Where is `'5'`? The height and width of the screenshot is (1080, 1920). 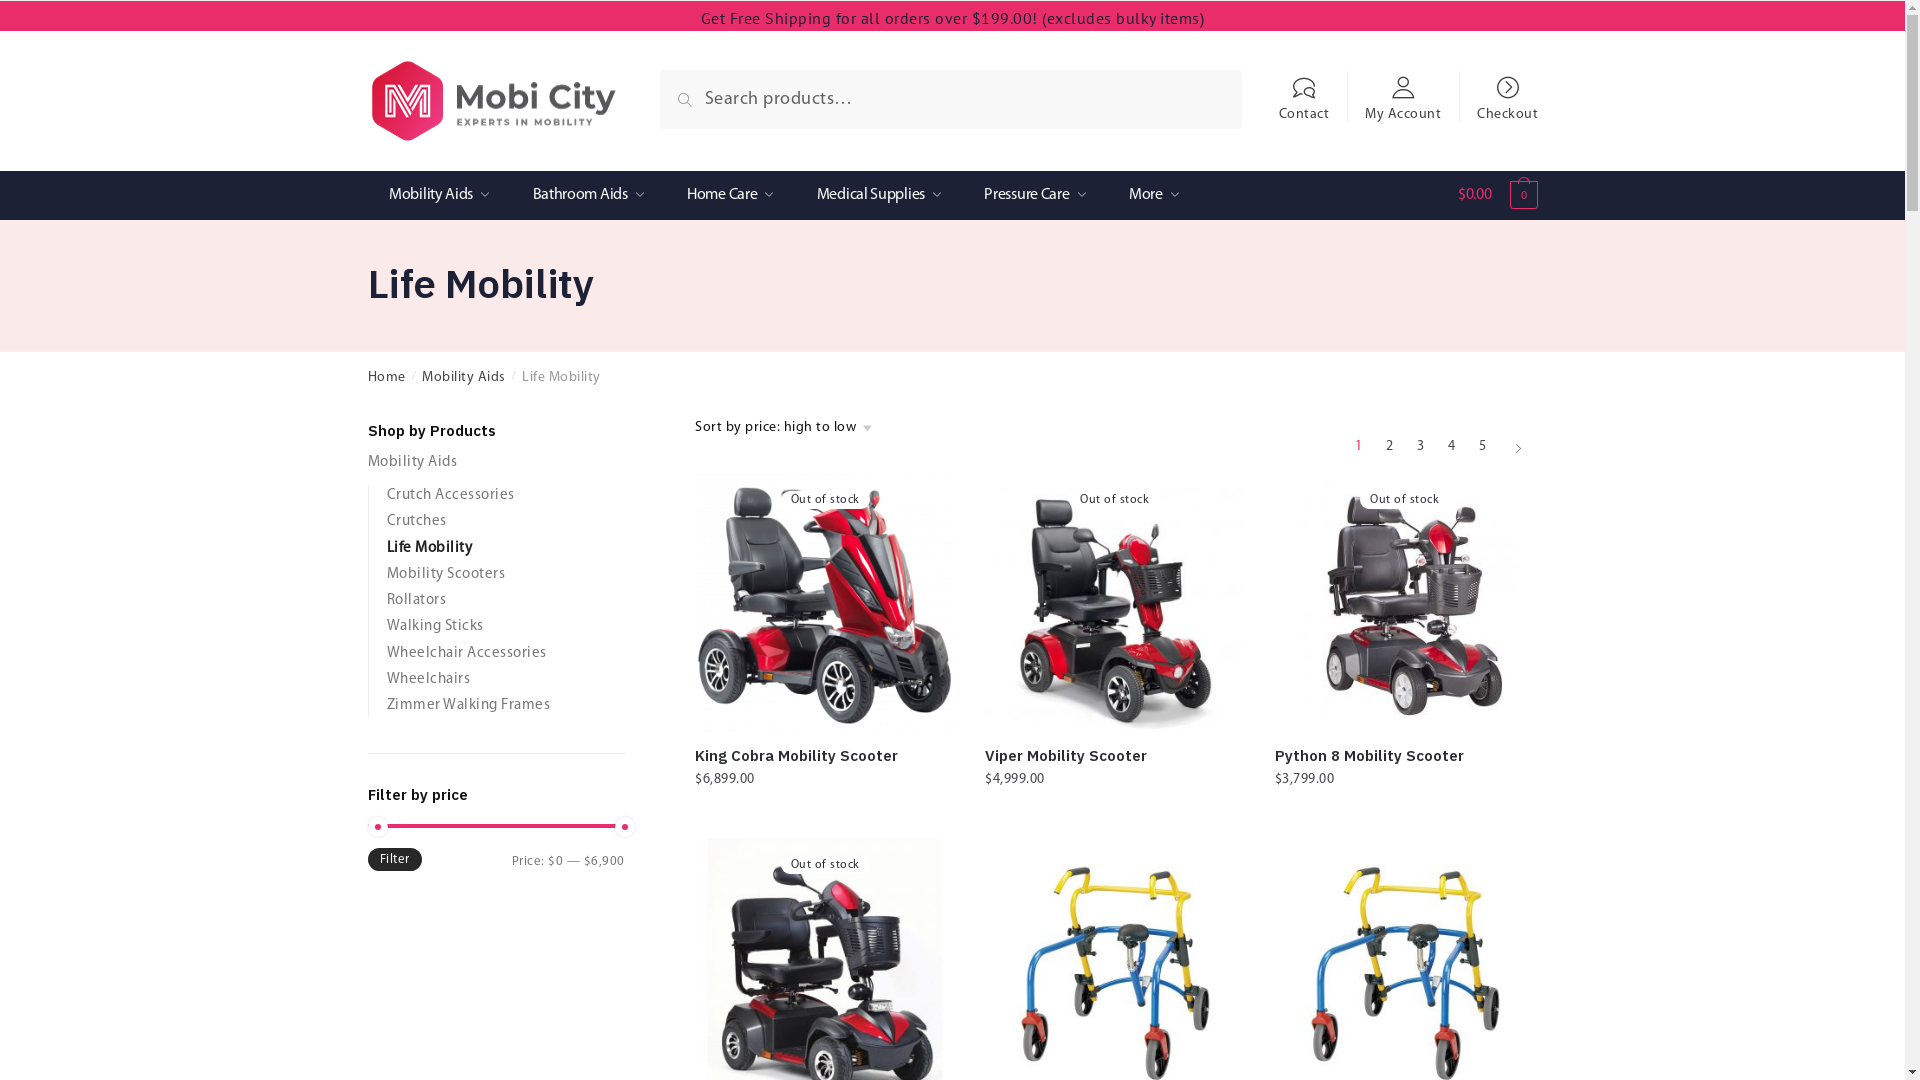 '5' is located at coordinates (1483, 446).